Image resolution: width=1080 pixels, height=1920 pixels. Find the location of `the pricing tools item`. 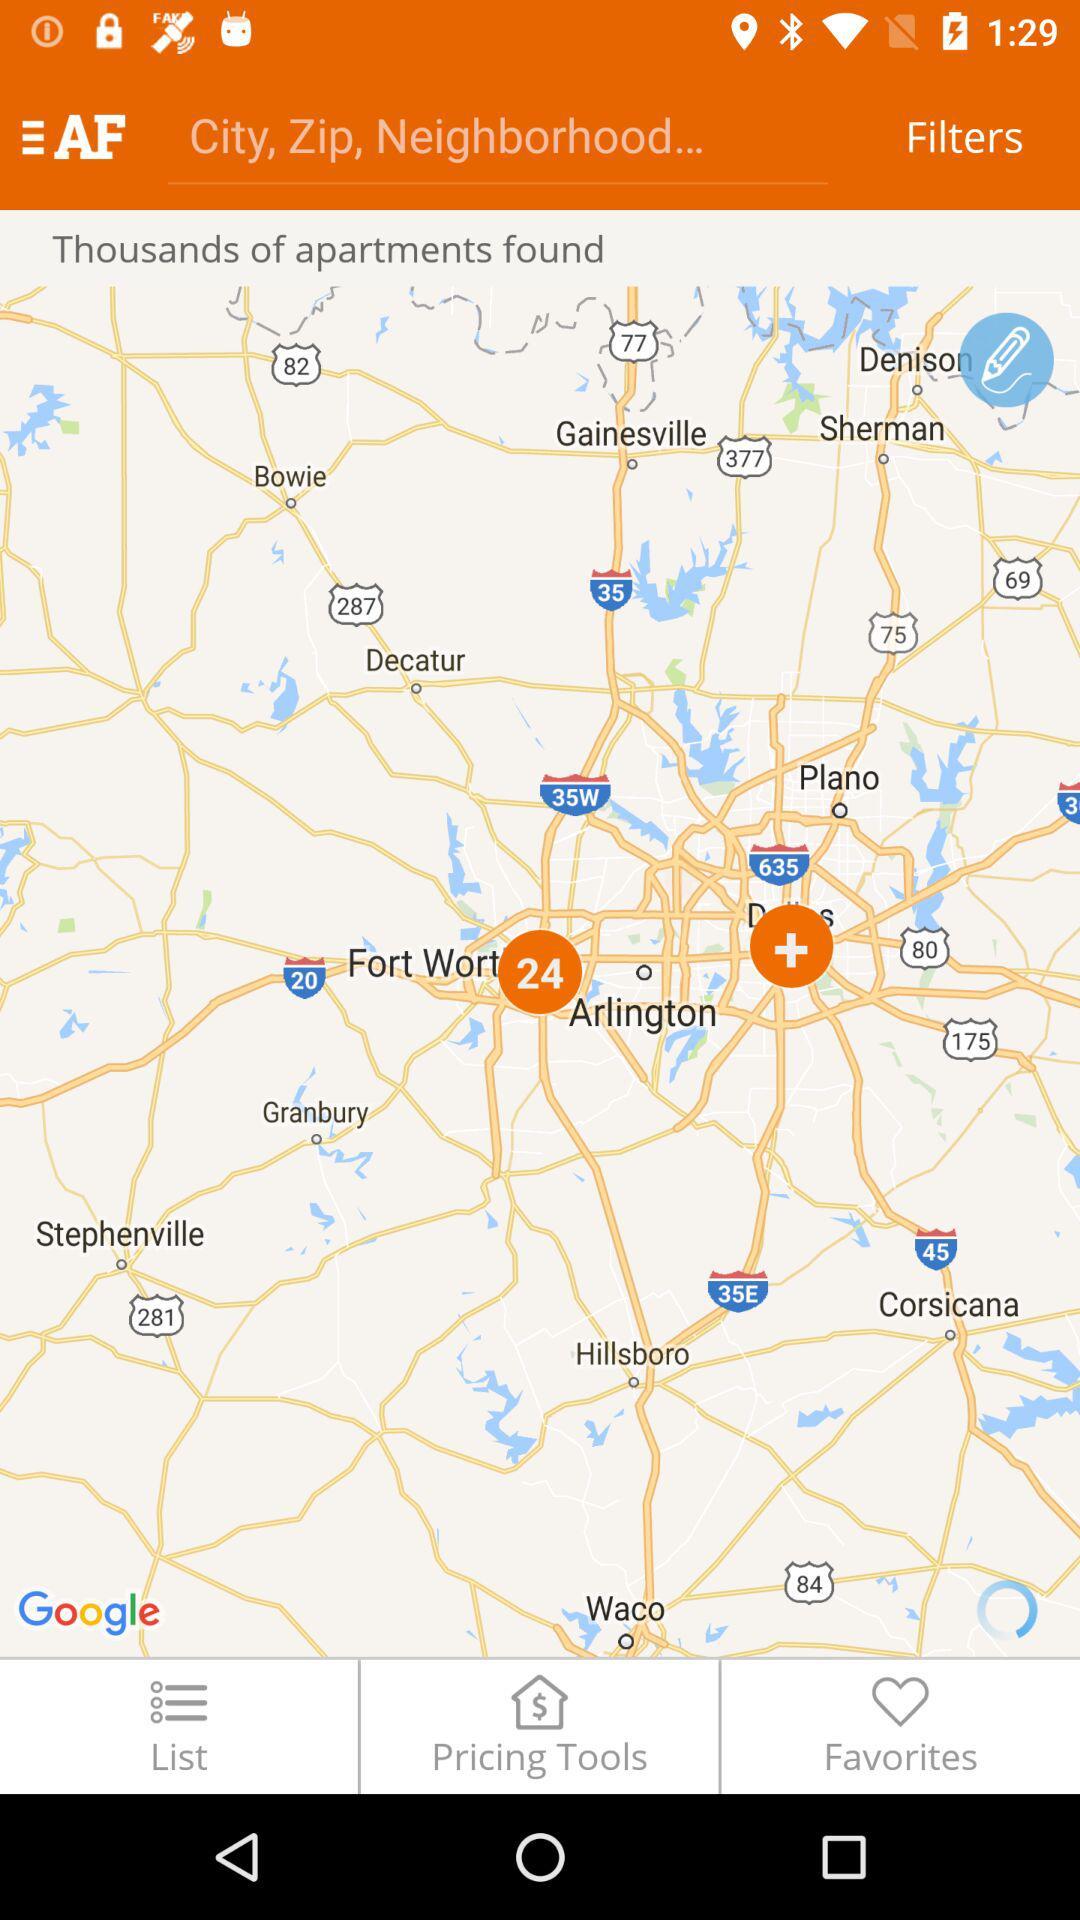

the pricing tools item is located at coordinates (538, 1725).